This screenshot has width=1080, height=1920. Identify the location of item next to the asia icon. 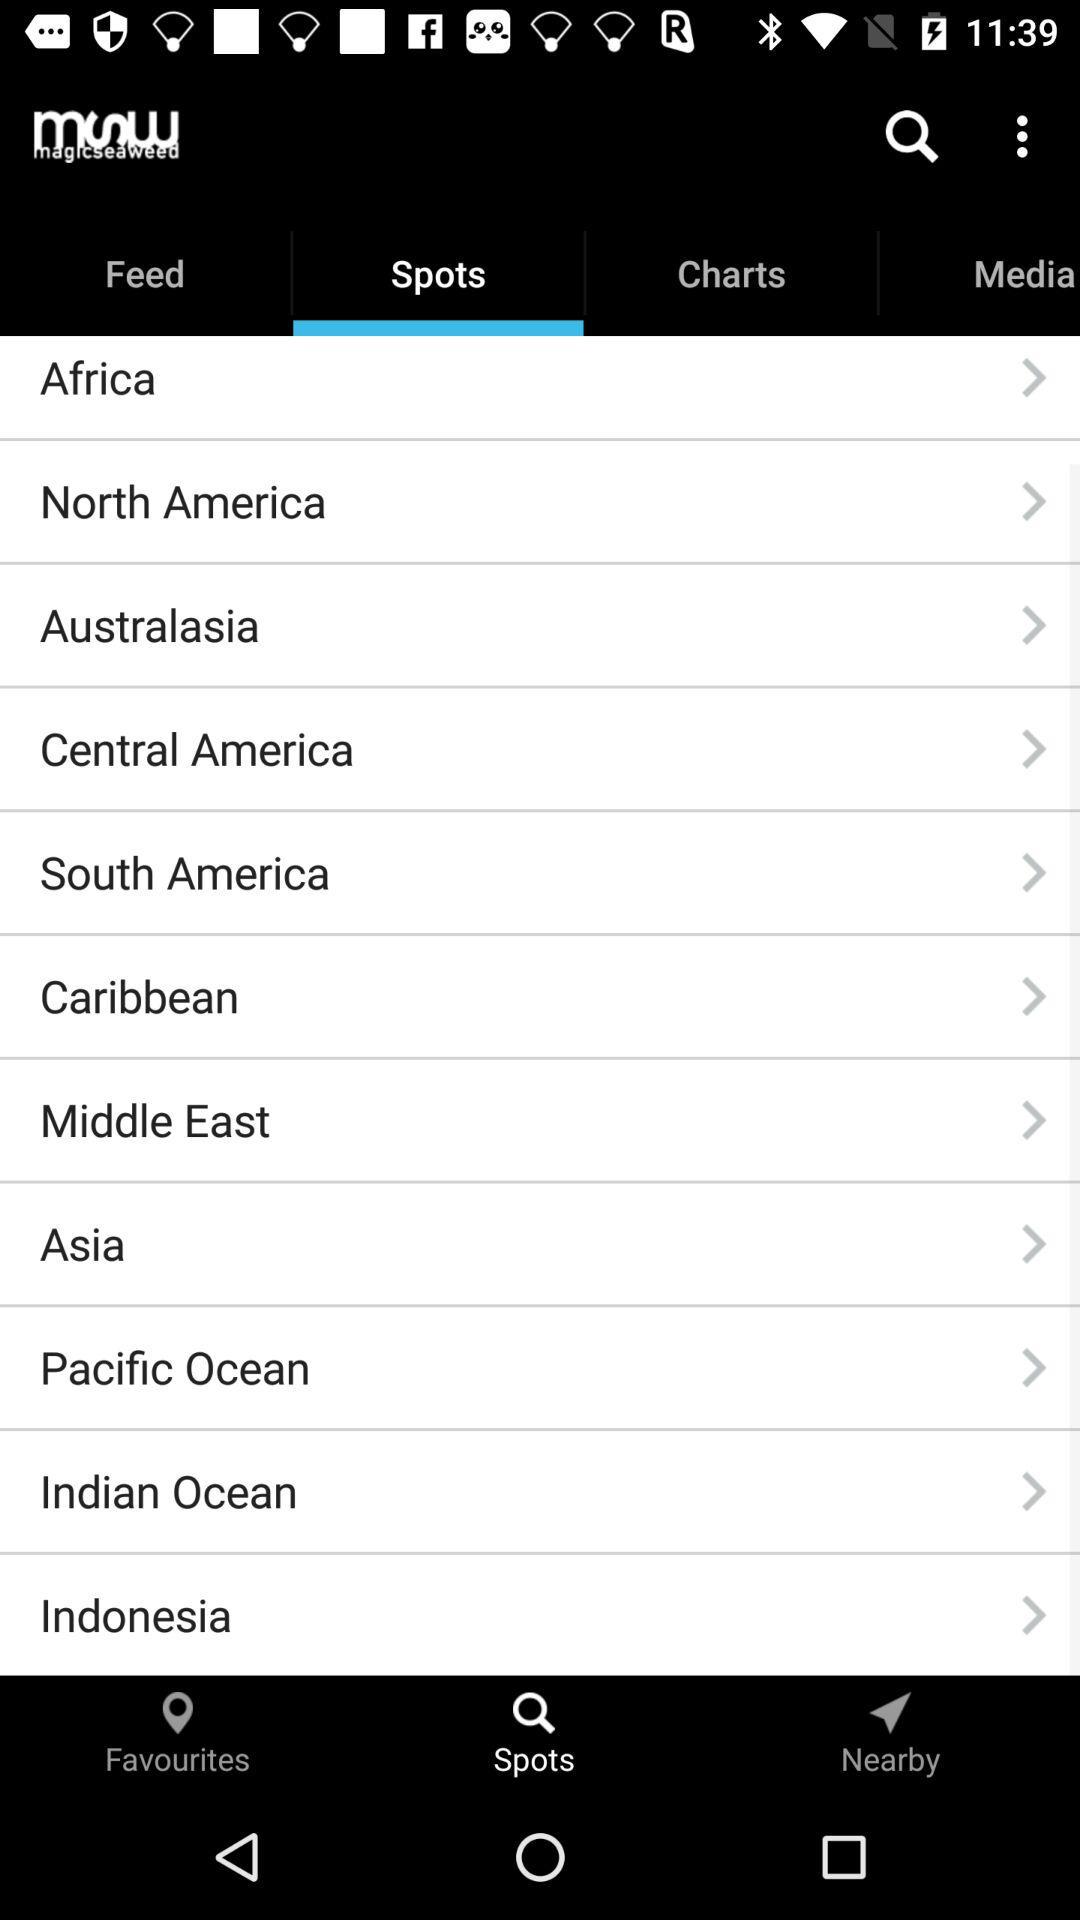
(1033, 1242).